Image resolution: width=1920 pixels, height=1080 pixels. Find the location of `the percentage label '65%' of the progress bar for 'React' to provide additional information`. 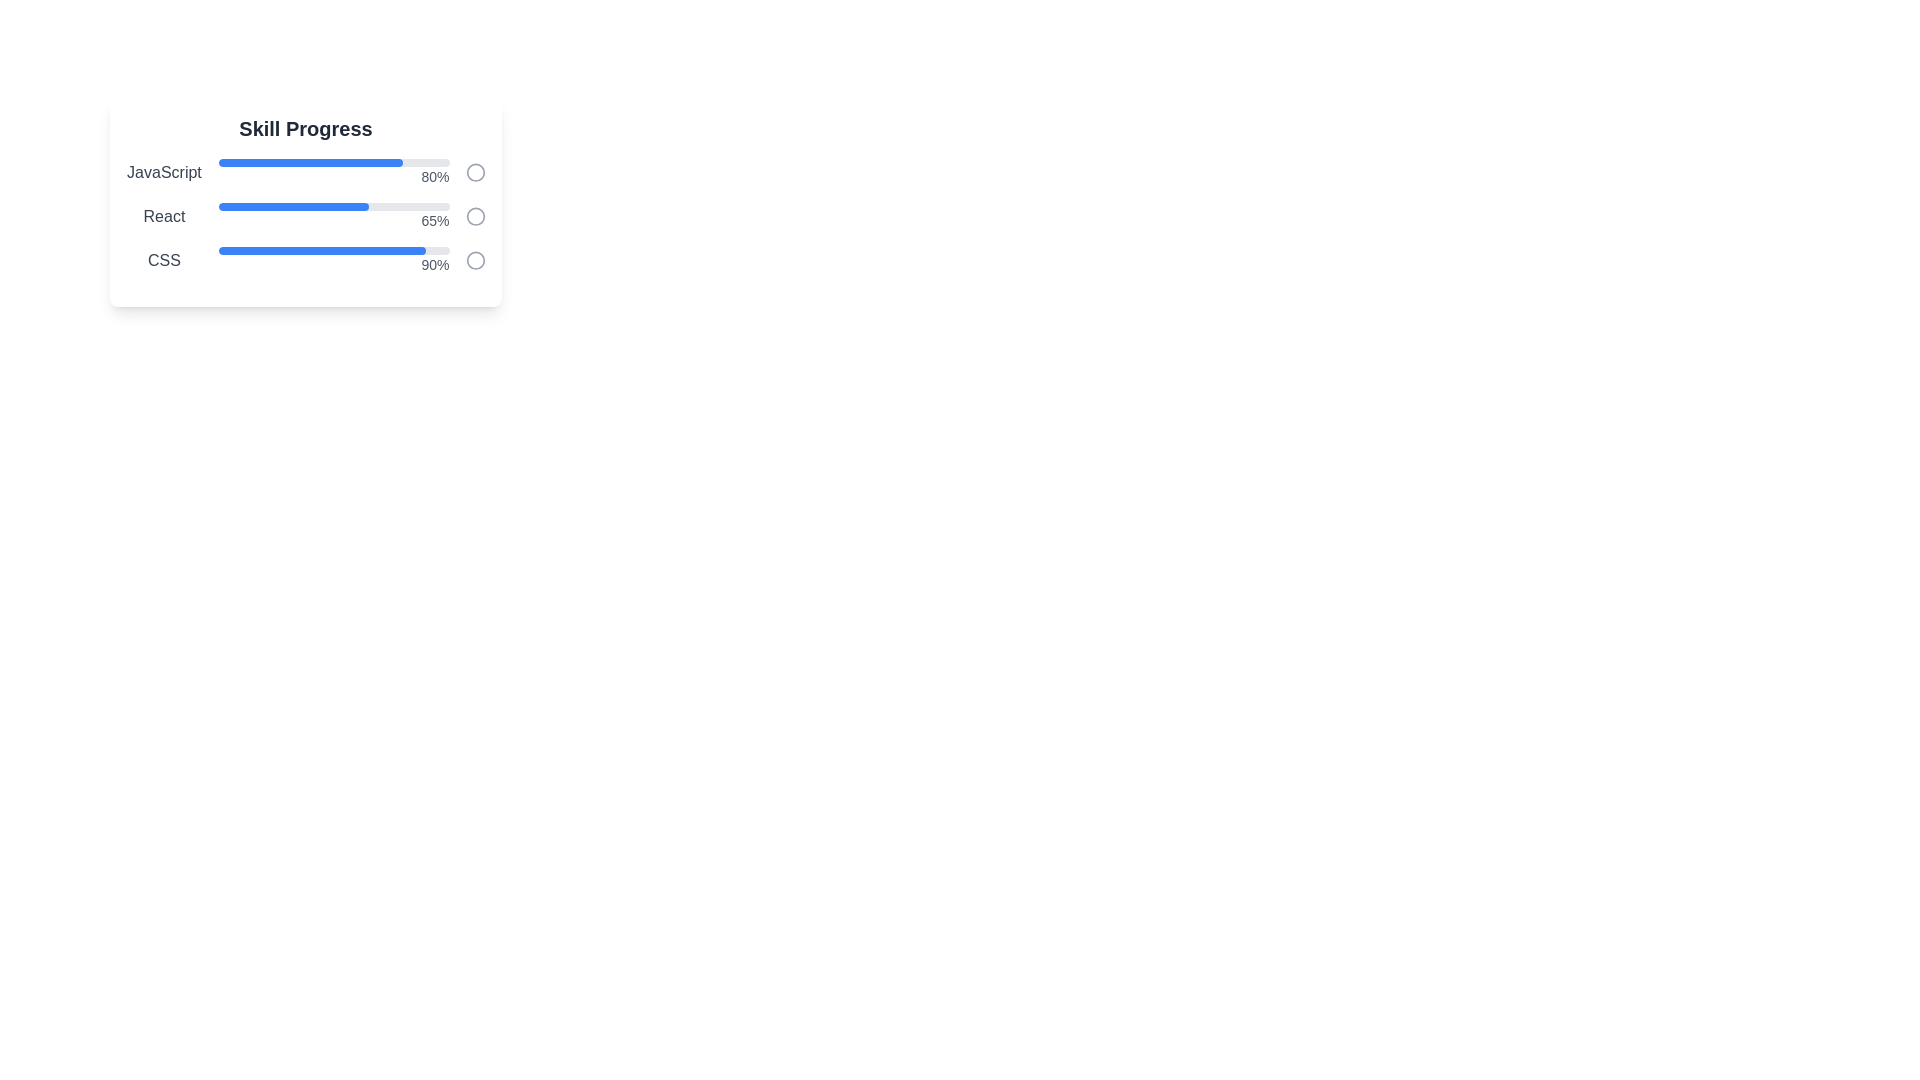

the percentage label '65%' of the progress bar for 'React' to provide additional information is located at coordinates (334, 216).